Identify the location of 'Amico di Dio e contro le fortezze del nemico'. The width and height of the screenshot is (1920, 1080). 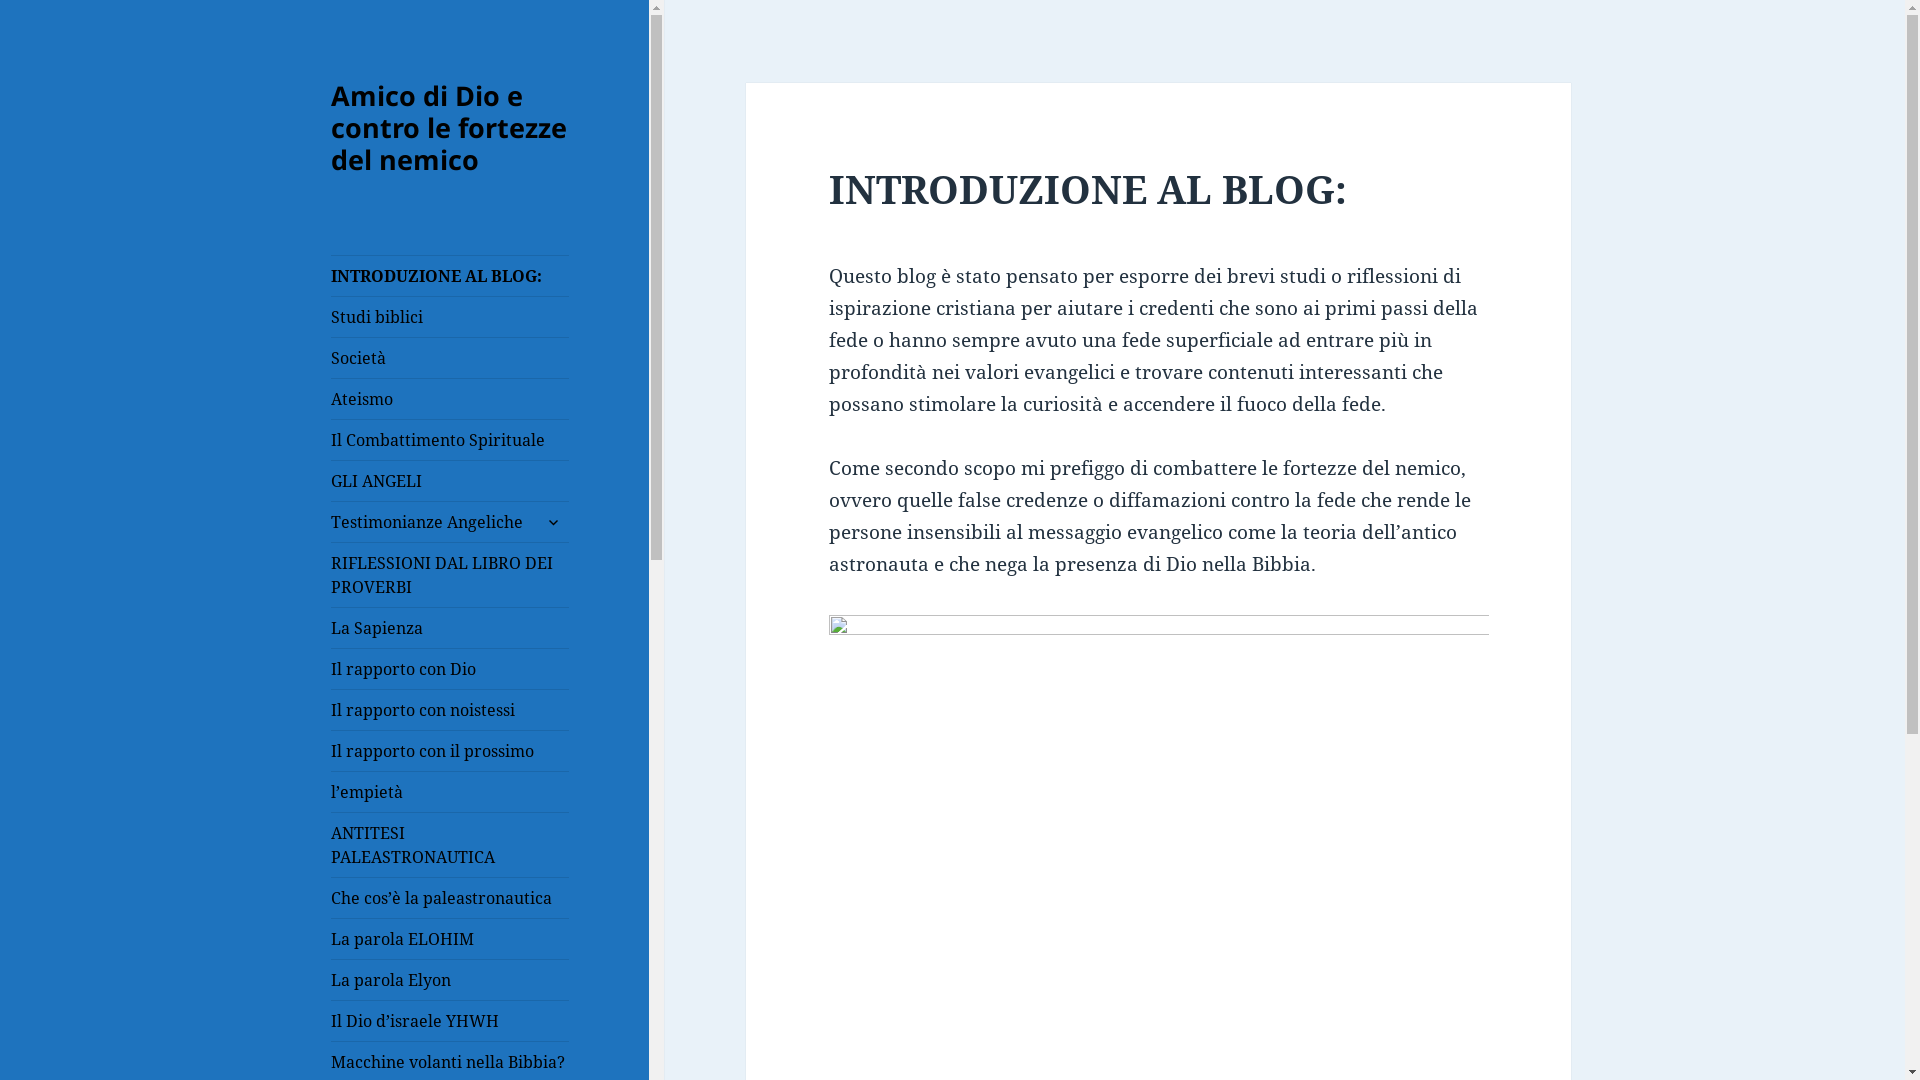
(448, 127).